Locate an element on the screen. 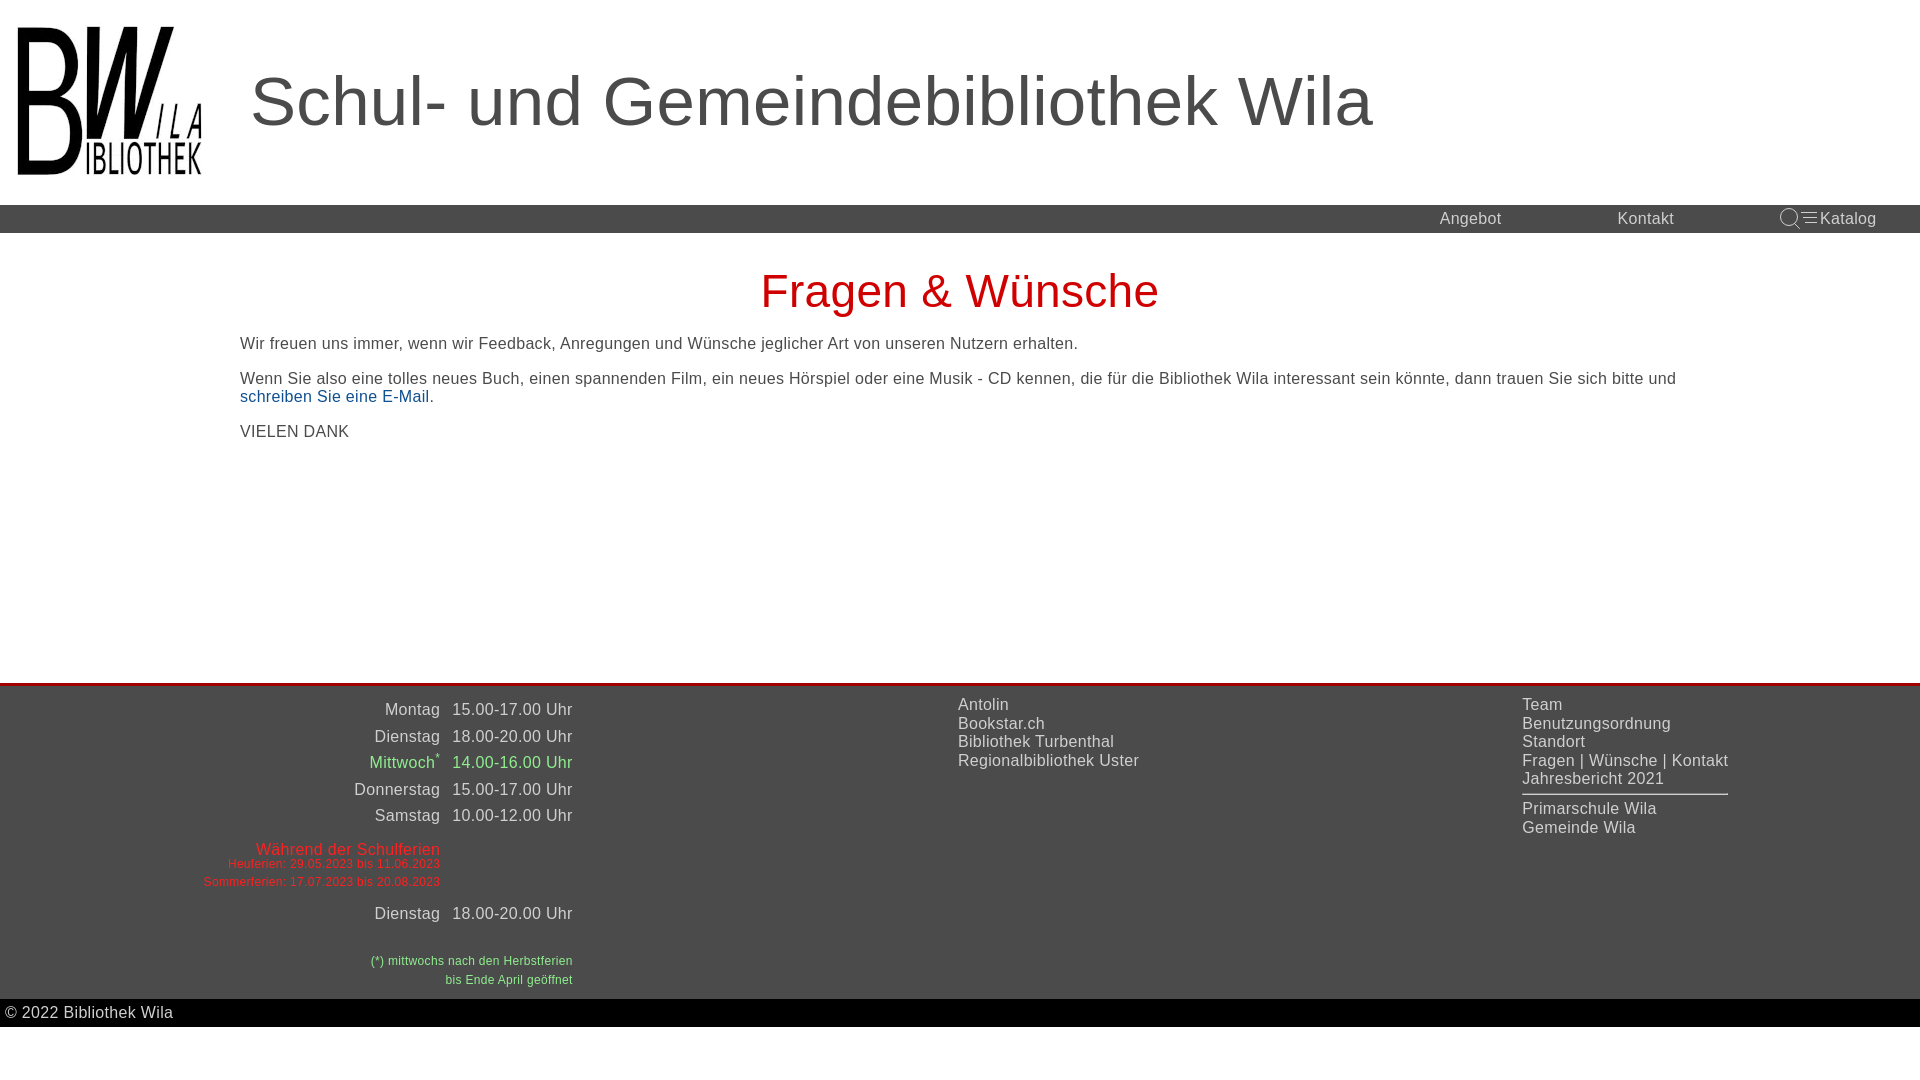 The width and height of the screenshot is (1920, 1080). 'Regionalbibliothek Uster' is located at coordinates (1047, 760).